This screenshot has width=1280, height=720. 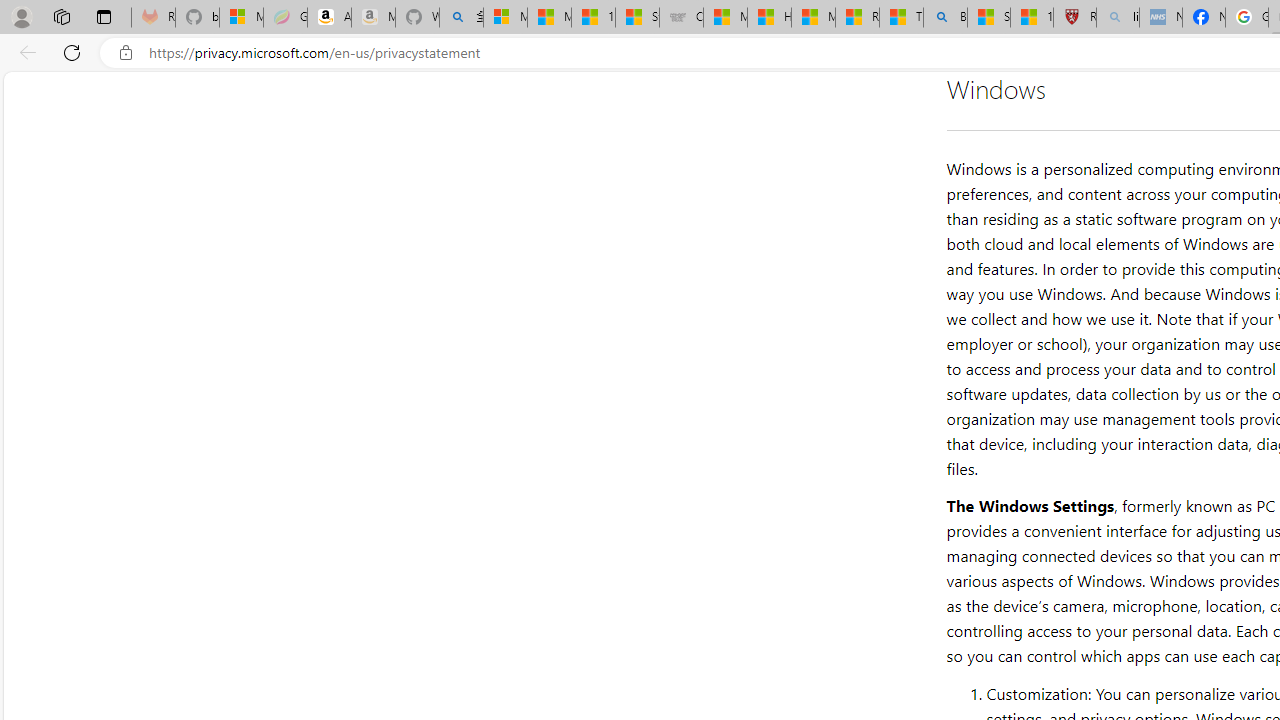 What do you see at coordinates (944, 17) in the screenshot?
I see `'Bing'` at bounding box center [944, 17].